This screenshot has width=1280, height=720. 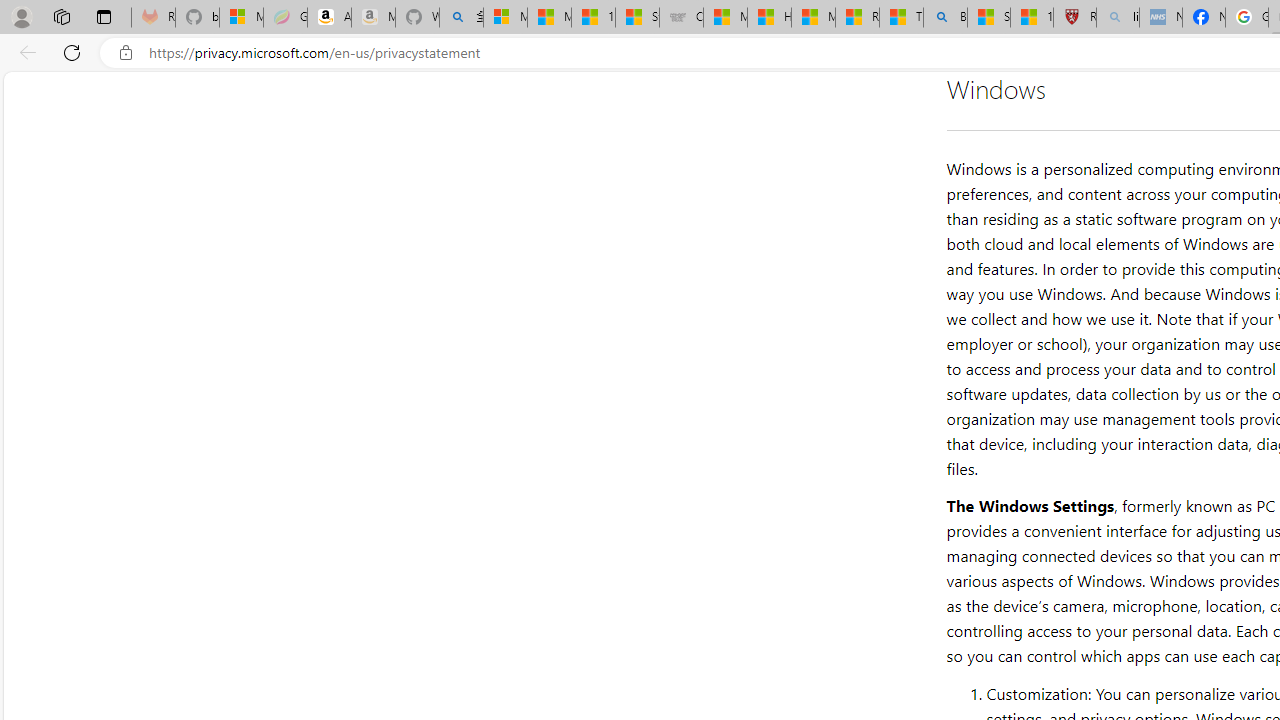 What do you see at coordinates (944, 17) in the screenshot?
I see `'Bing'` at bounding box center [944, 17].